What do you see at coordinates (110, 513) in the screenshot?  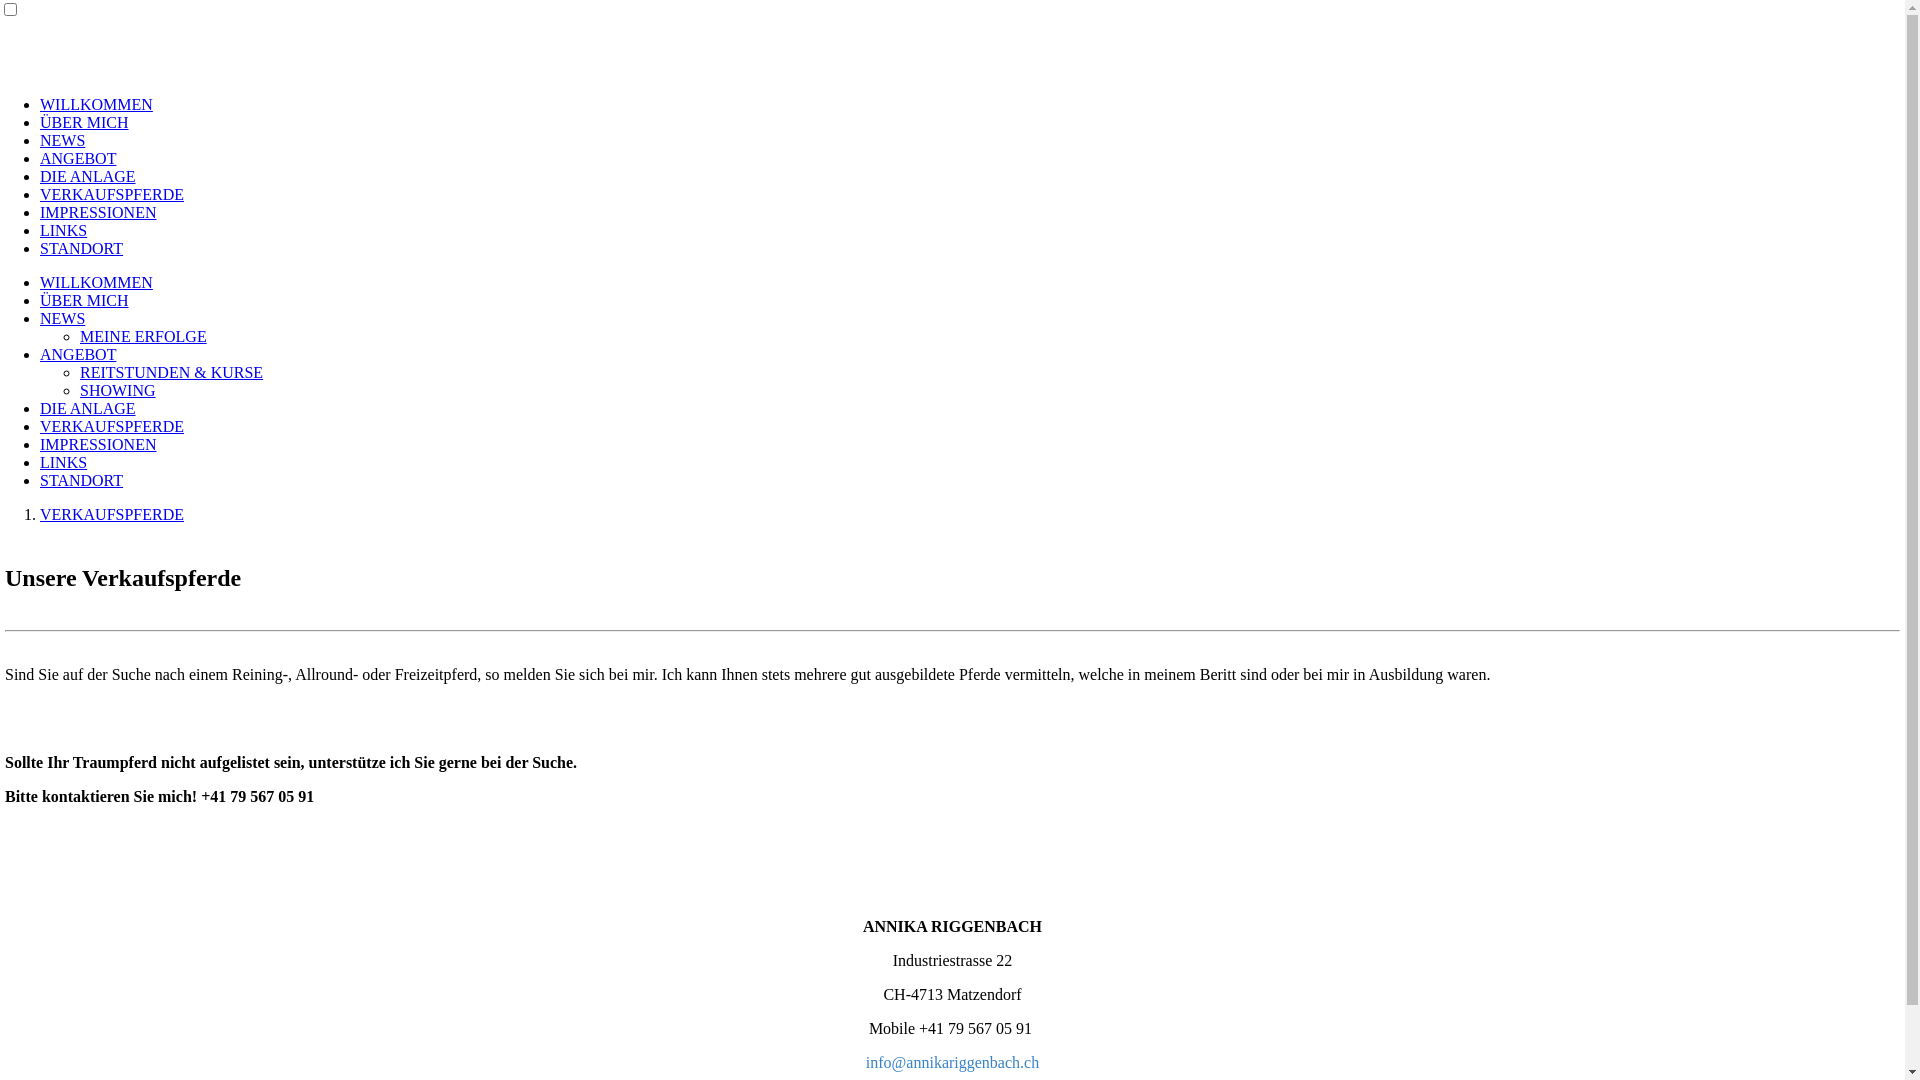 I see `'VERKAUFSPFERDE'` at bounding box center [110, 513].